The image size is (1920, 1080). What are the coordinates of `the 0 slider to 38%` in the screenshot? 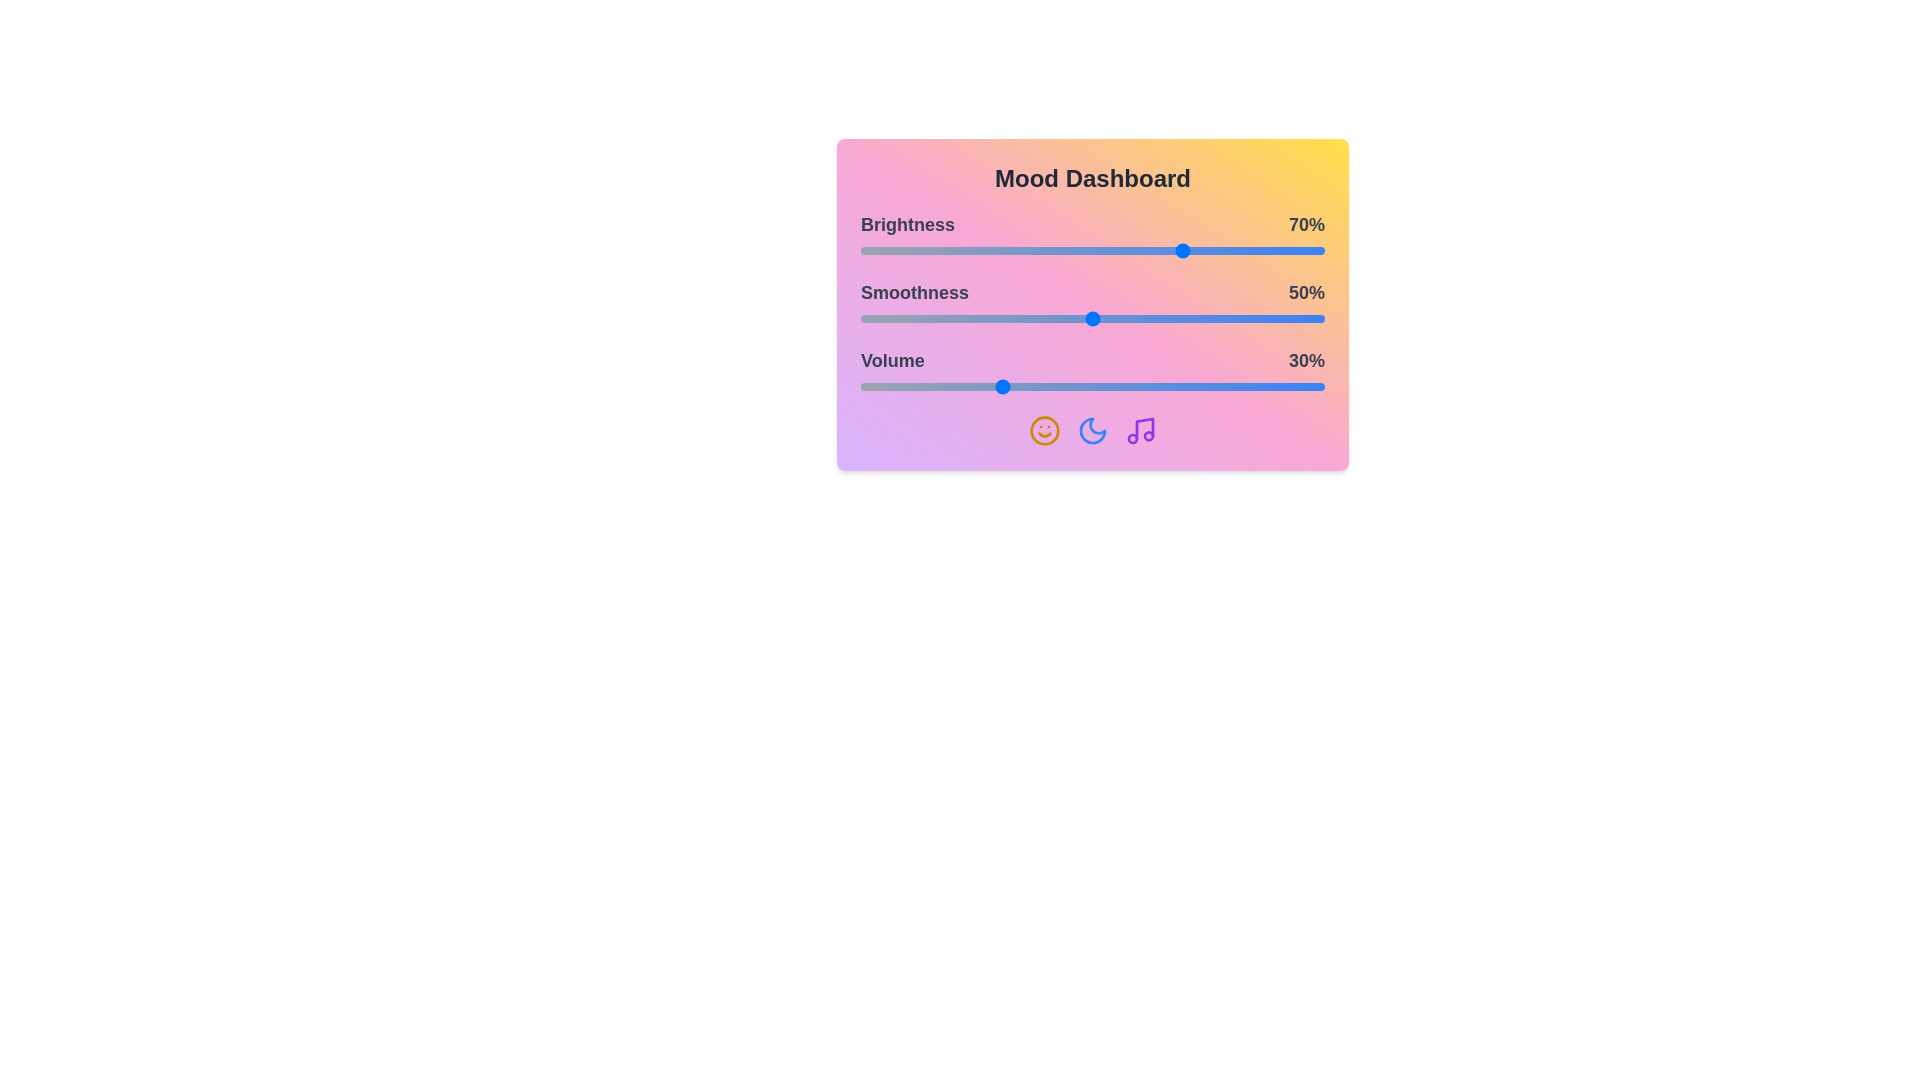 It's located at (1037, 249).